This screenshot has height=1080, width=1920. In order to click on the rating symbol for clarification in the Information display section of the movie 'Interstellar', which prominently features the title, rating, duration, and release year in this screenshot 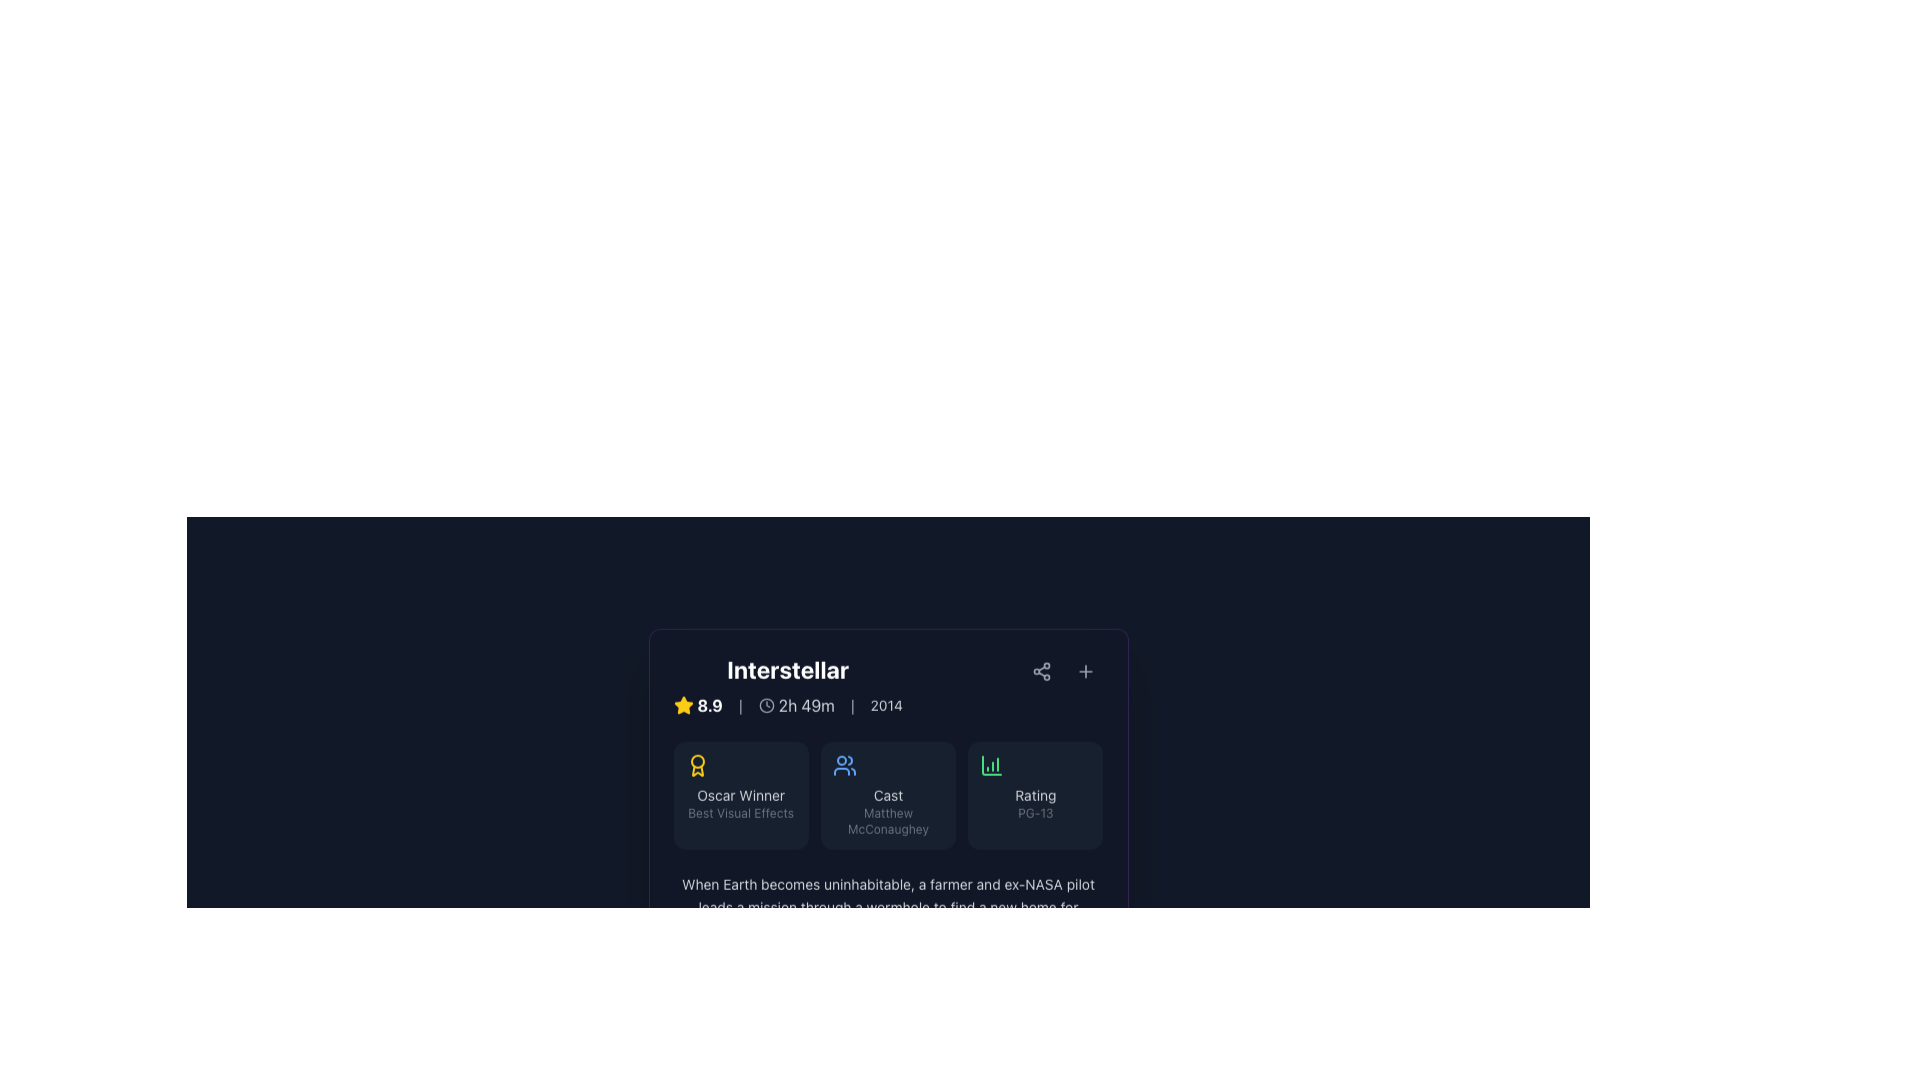, I will do `click(887, 684)`.